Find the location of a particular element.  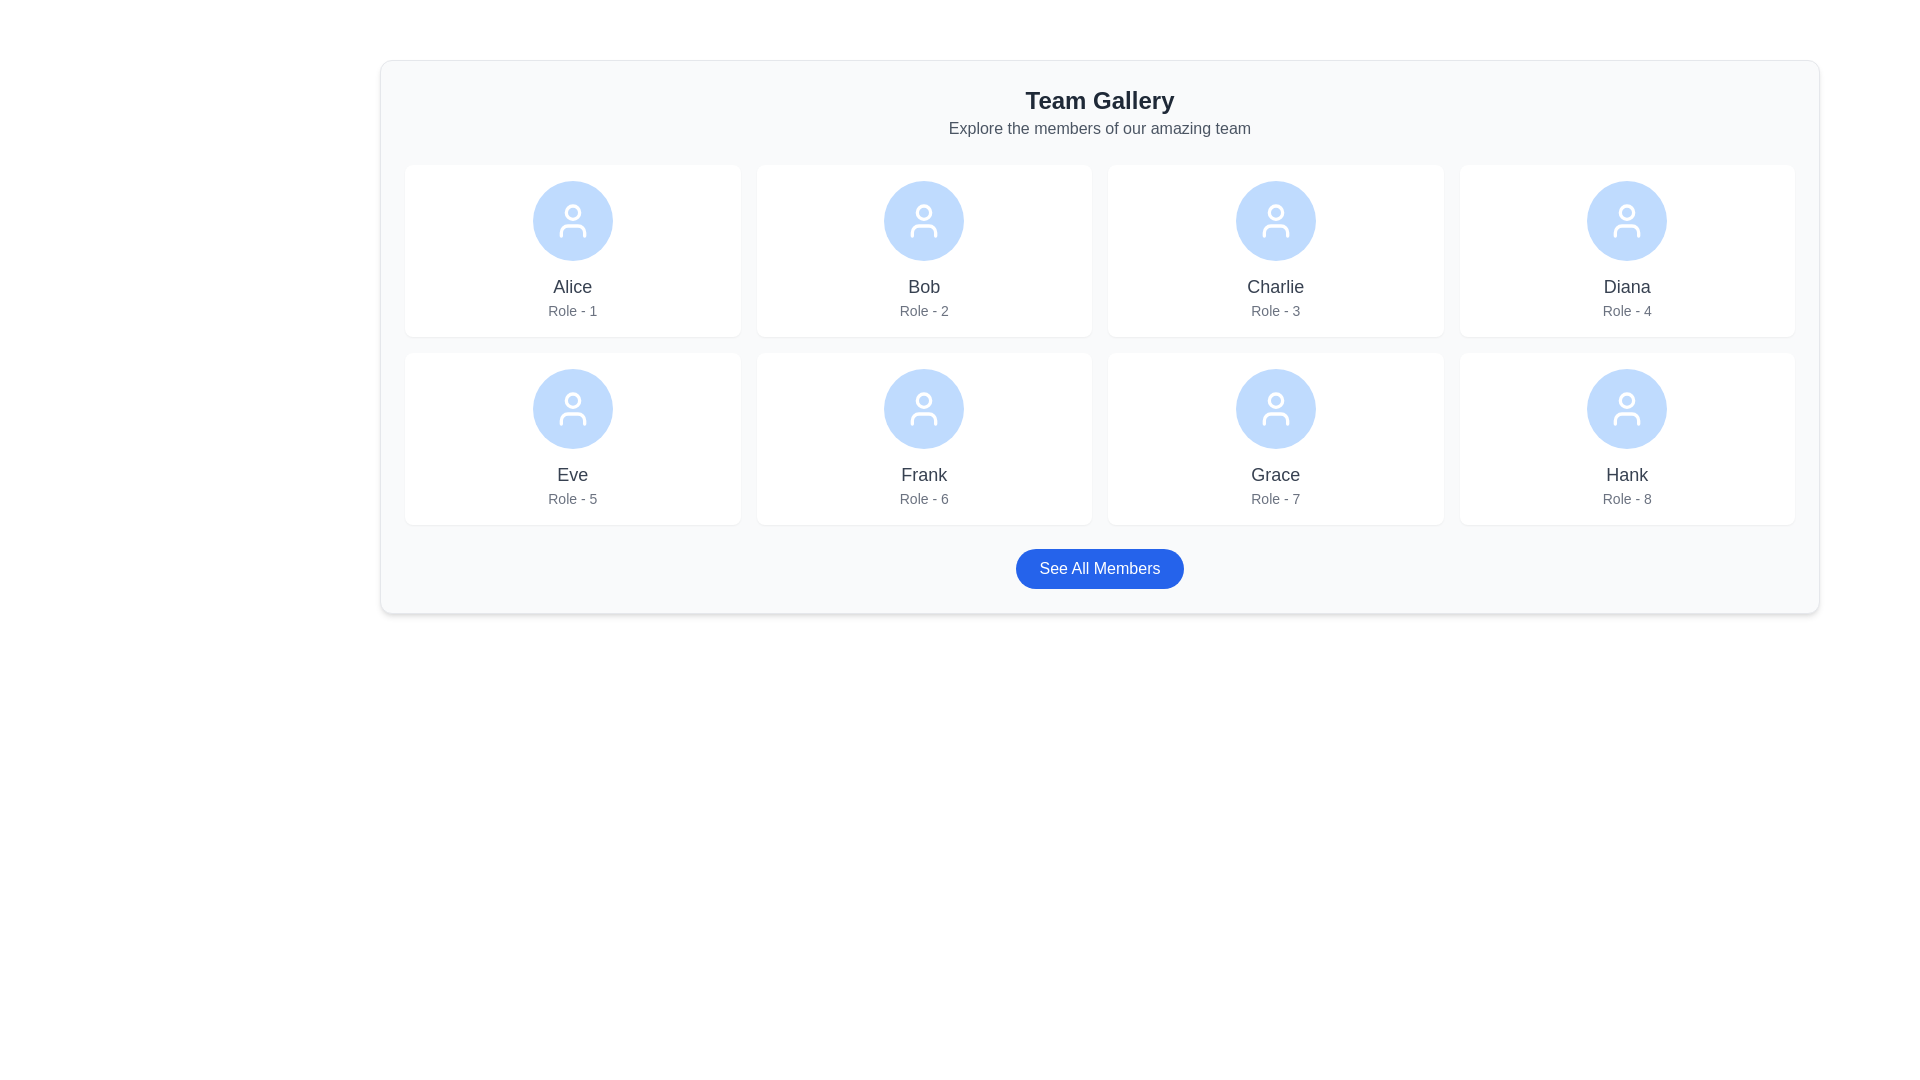

the profile icon representing team member Eve, located in the second row, first column of the team gallery grid is located at coordinates (571, 407).